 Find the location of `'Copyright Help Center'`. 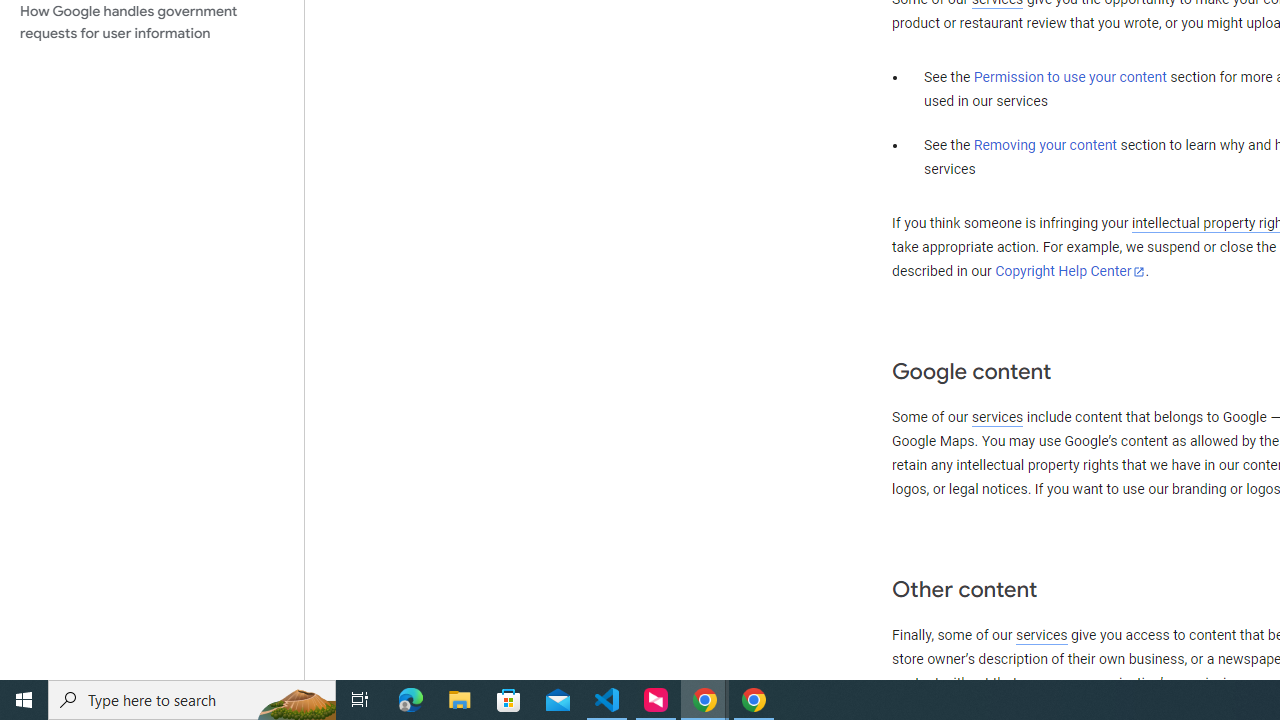

'Copyright Help Center' is located at coordinates (1069, 271).